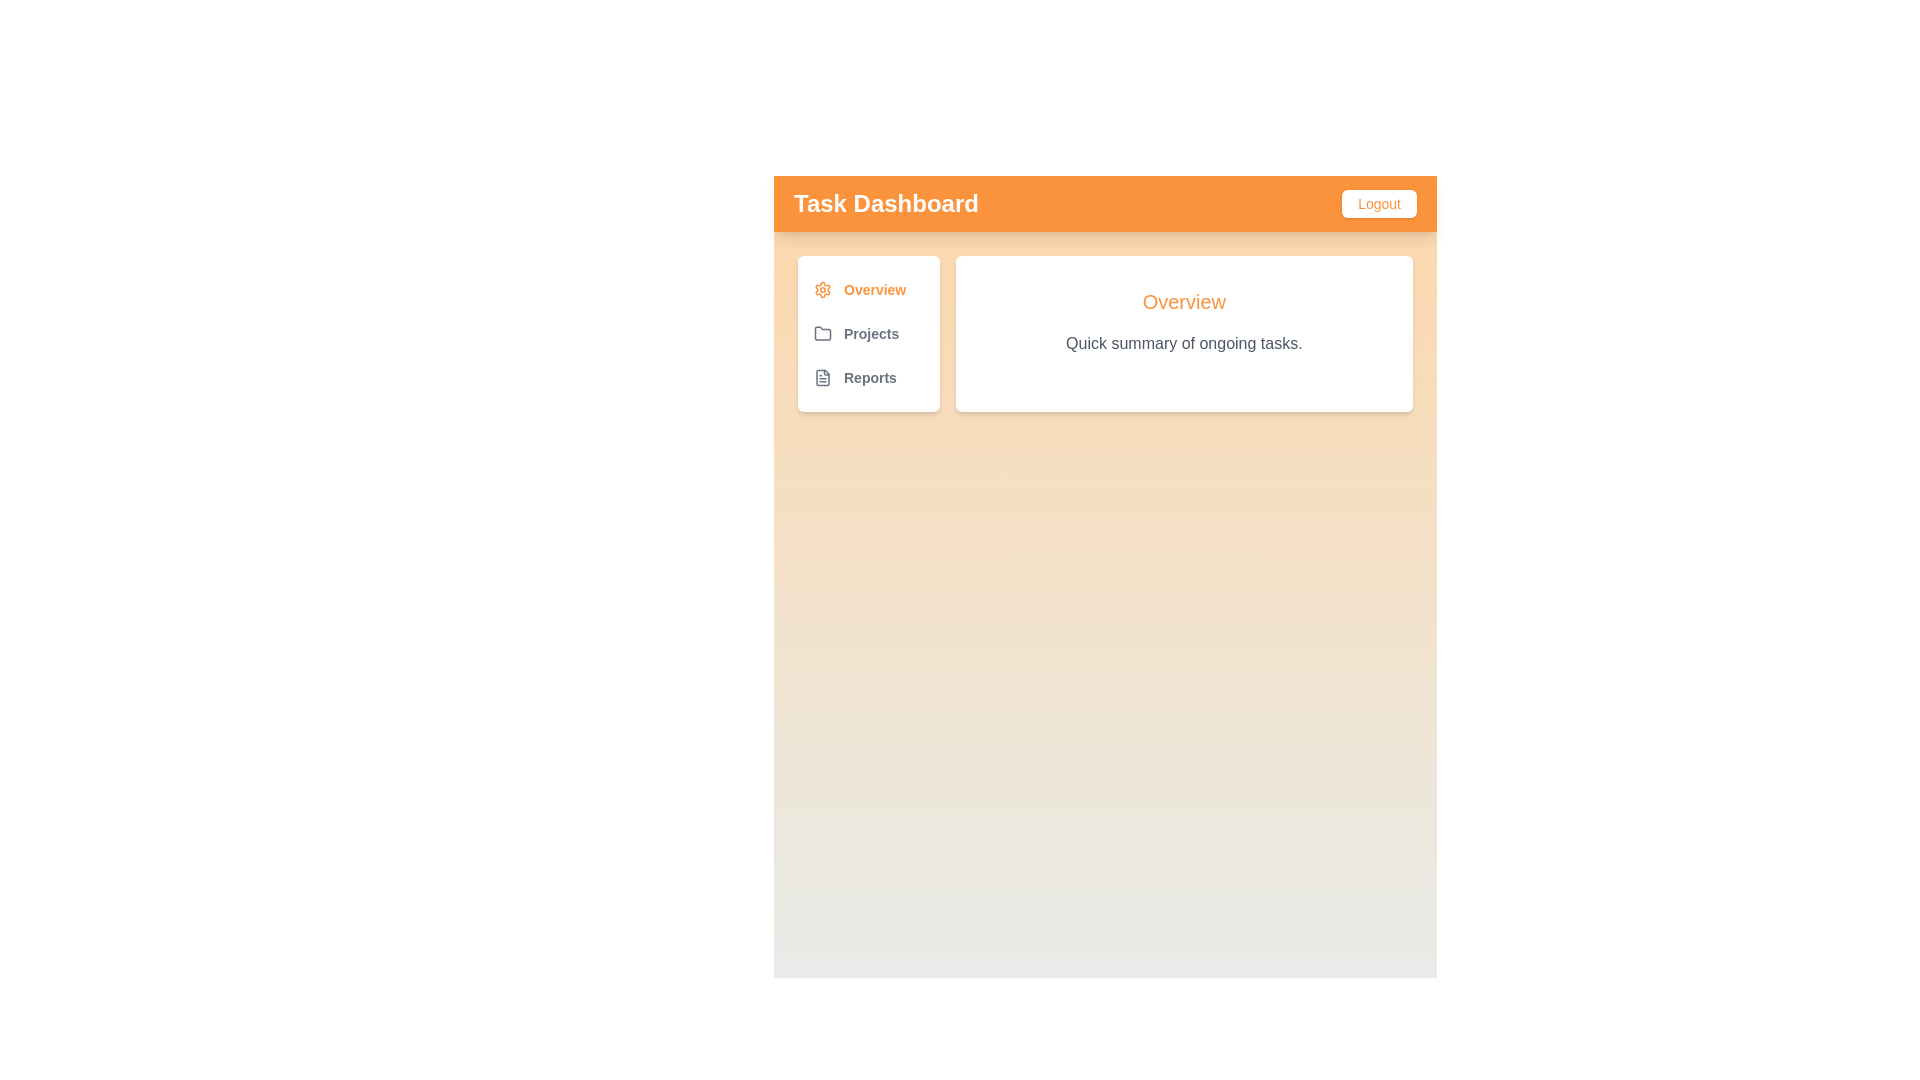 The height and width of the screenshot is (1080, 1920). Describe the element at coordinates (868, 333) in the screenshot. I see `the 'Projects' navigational menu item, which is represented by text and an accompanying icon` at that location.